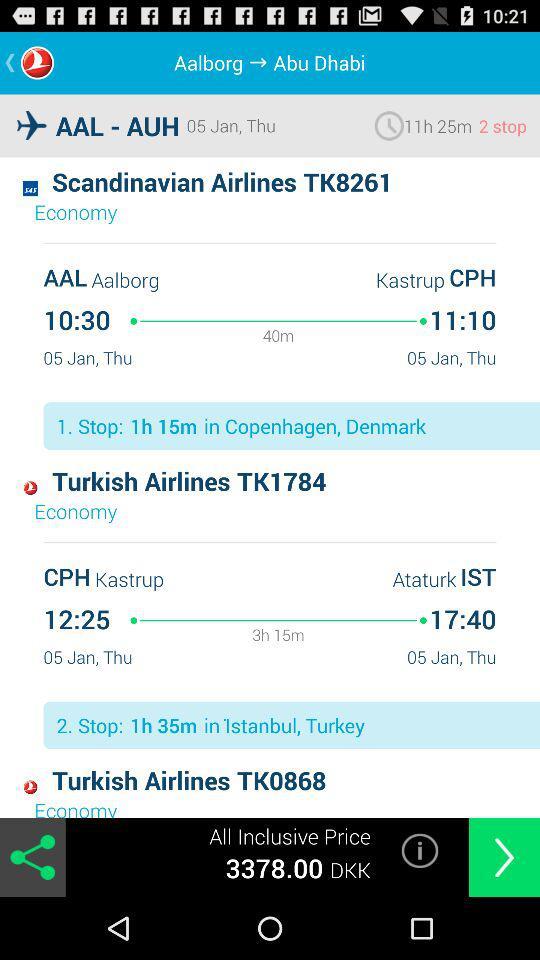  I want to click on the info icon, so click(419, 910).